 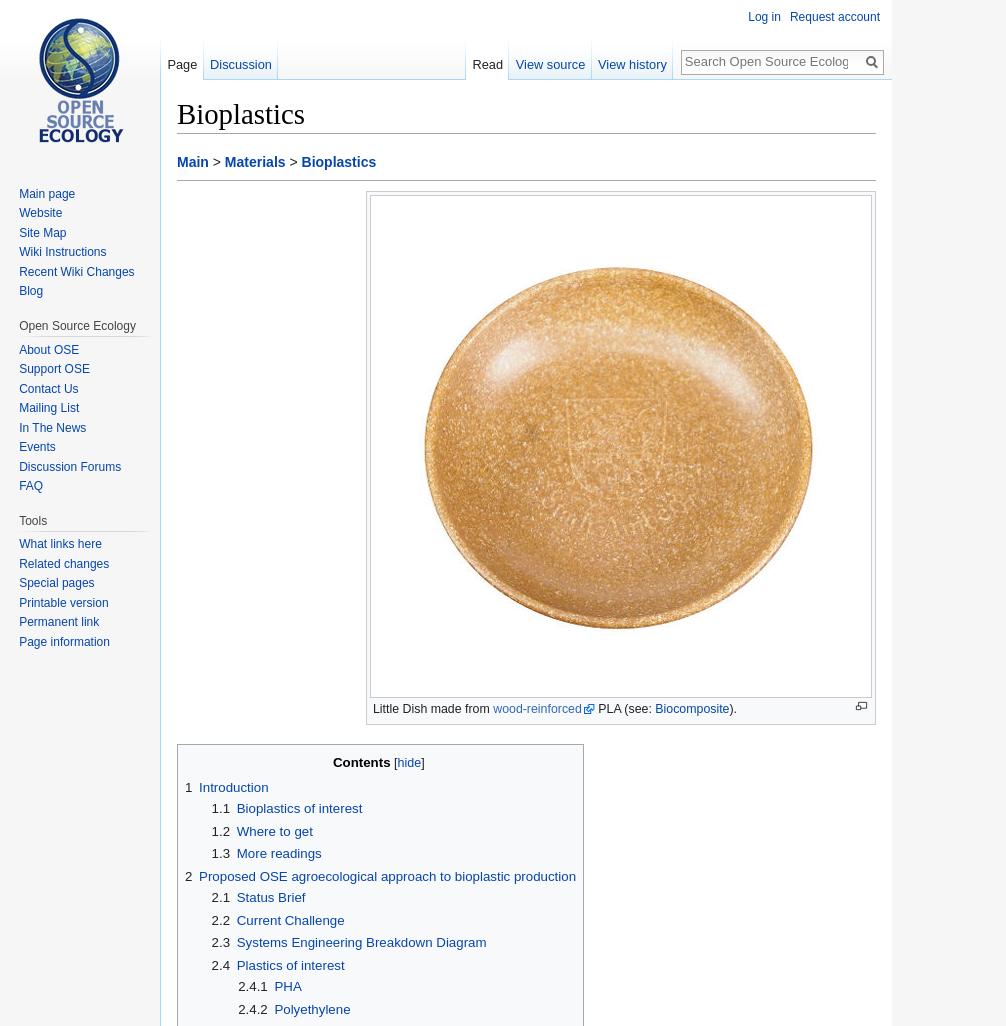 I want to click on ').', so click(x=732, y=707).